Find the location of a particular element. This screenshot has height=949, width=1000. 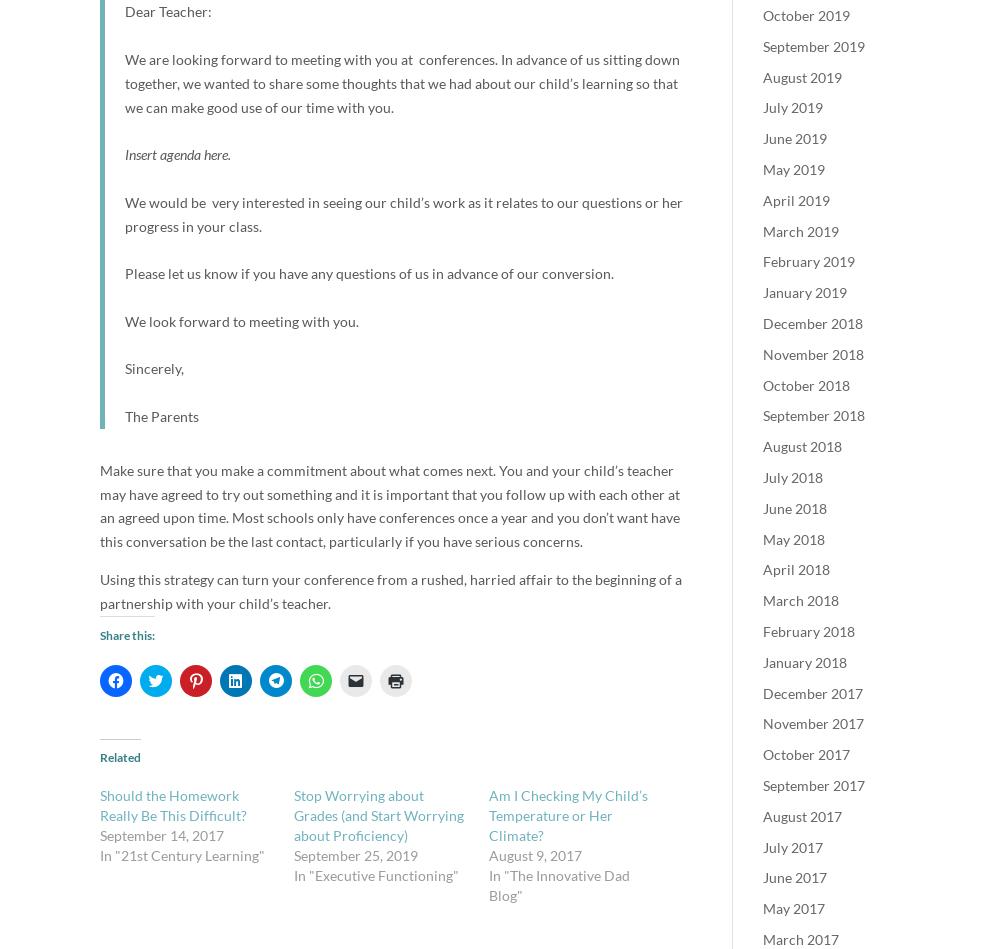

'October 2017' is located at coordinates (806, 754).